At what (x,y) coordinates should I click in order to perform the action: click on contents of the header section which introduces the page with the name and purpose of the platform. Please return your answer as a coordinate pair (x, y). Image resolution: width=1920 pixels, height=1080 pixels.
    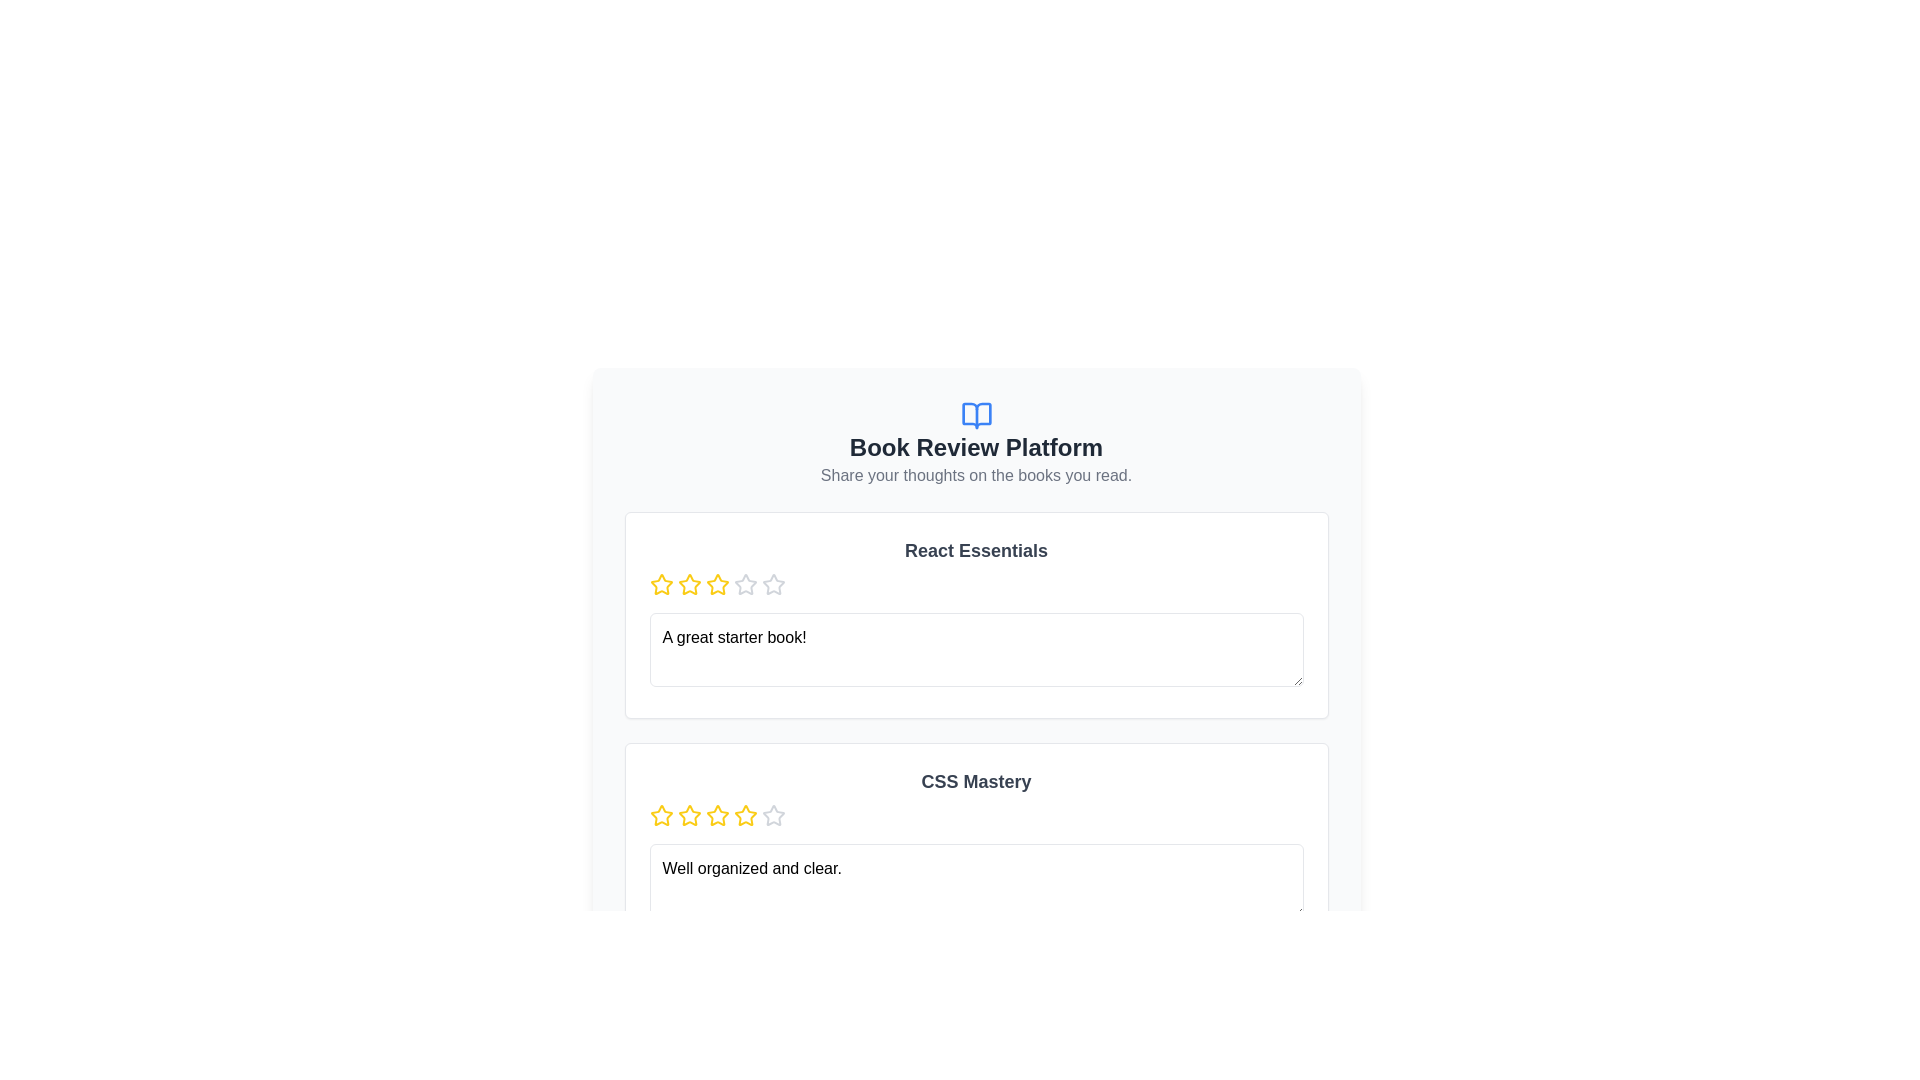
    Looking at the image, I should click on (976, 442).